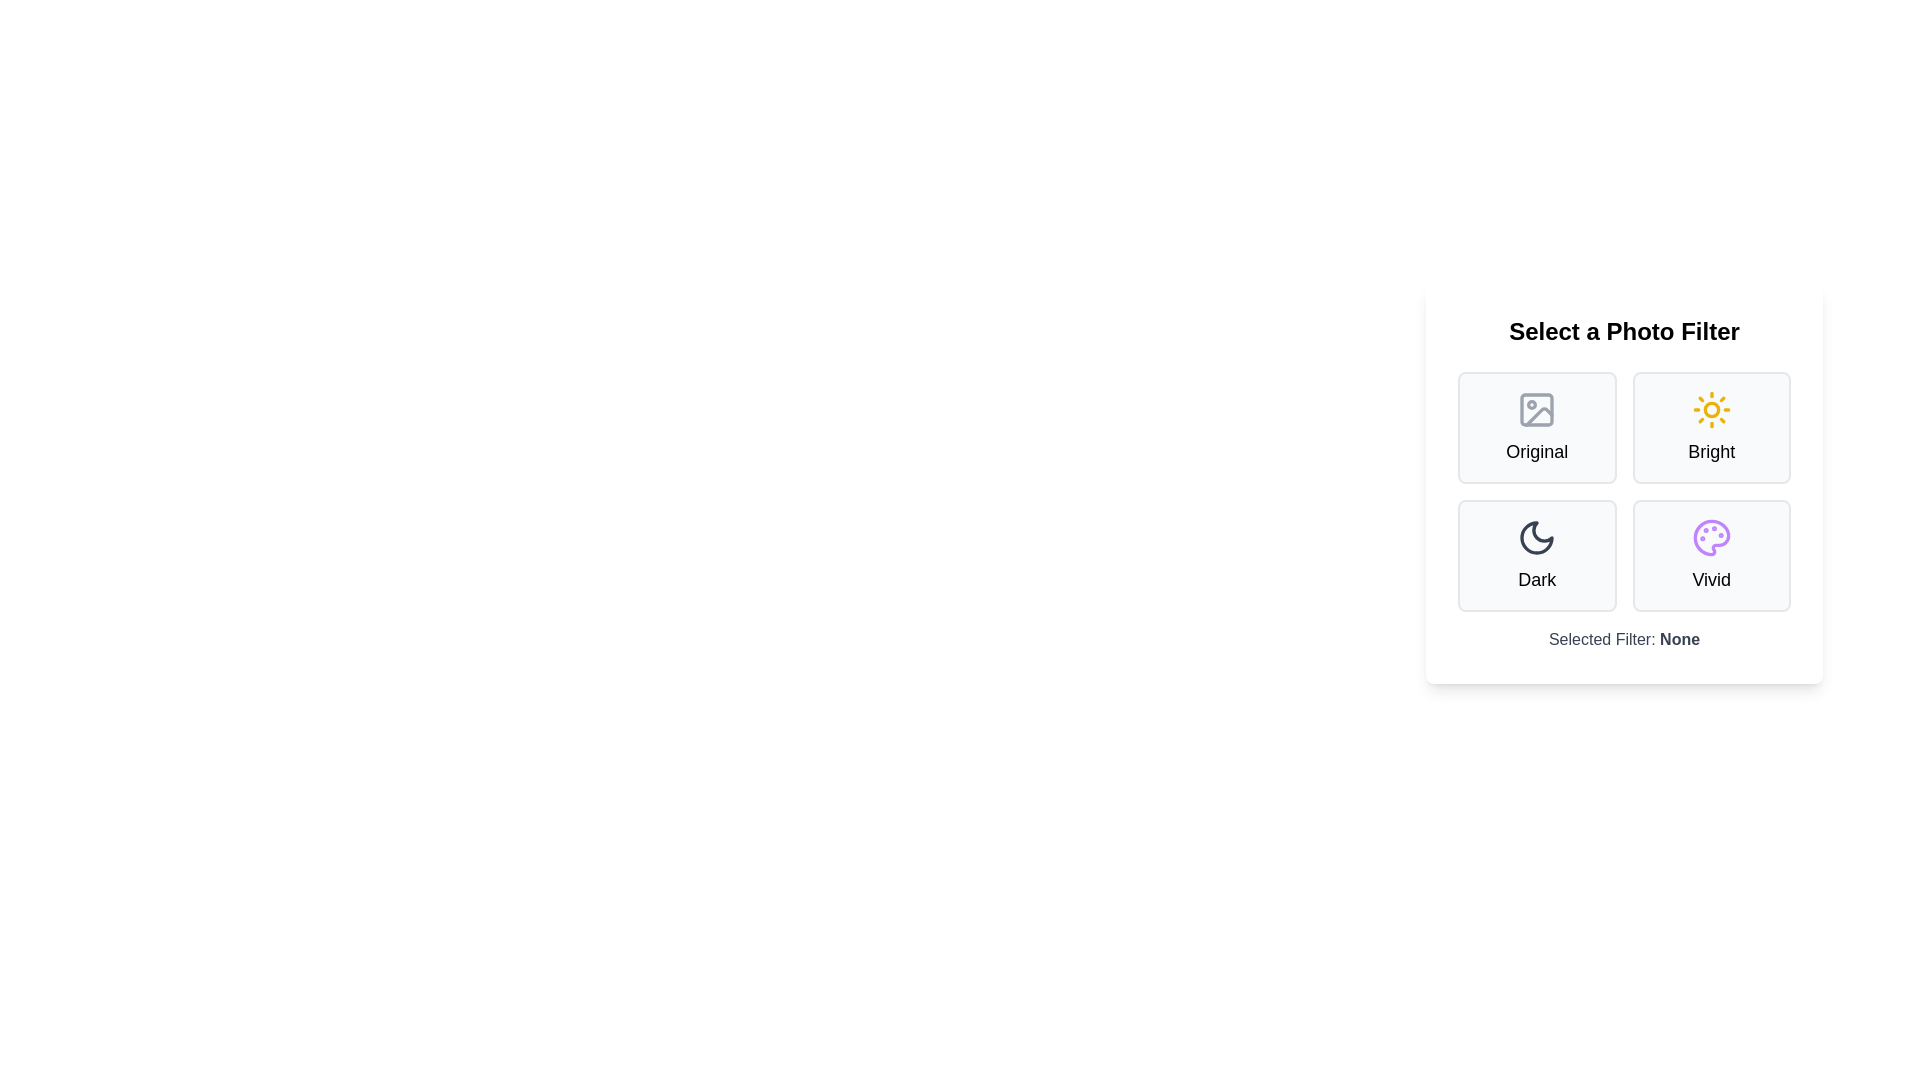 This screenshot has height=1080, width=1920. Describe the element at coordinates (1710, 555) in the screenshot. I see `the filter Vivid by clicking on its button` at that location.